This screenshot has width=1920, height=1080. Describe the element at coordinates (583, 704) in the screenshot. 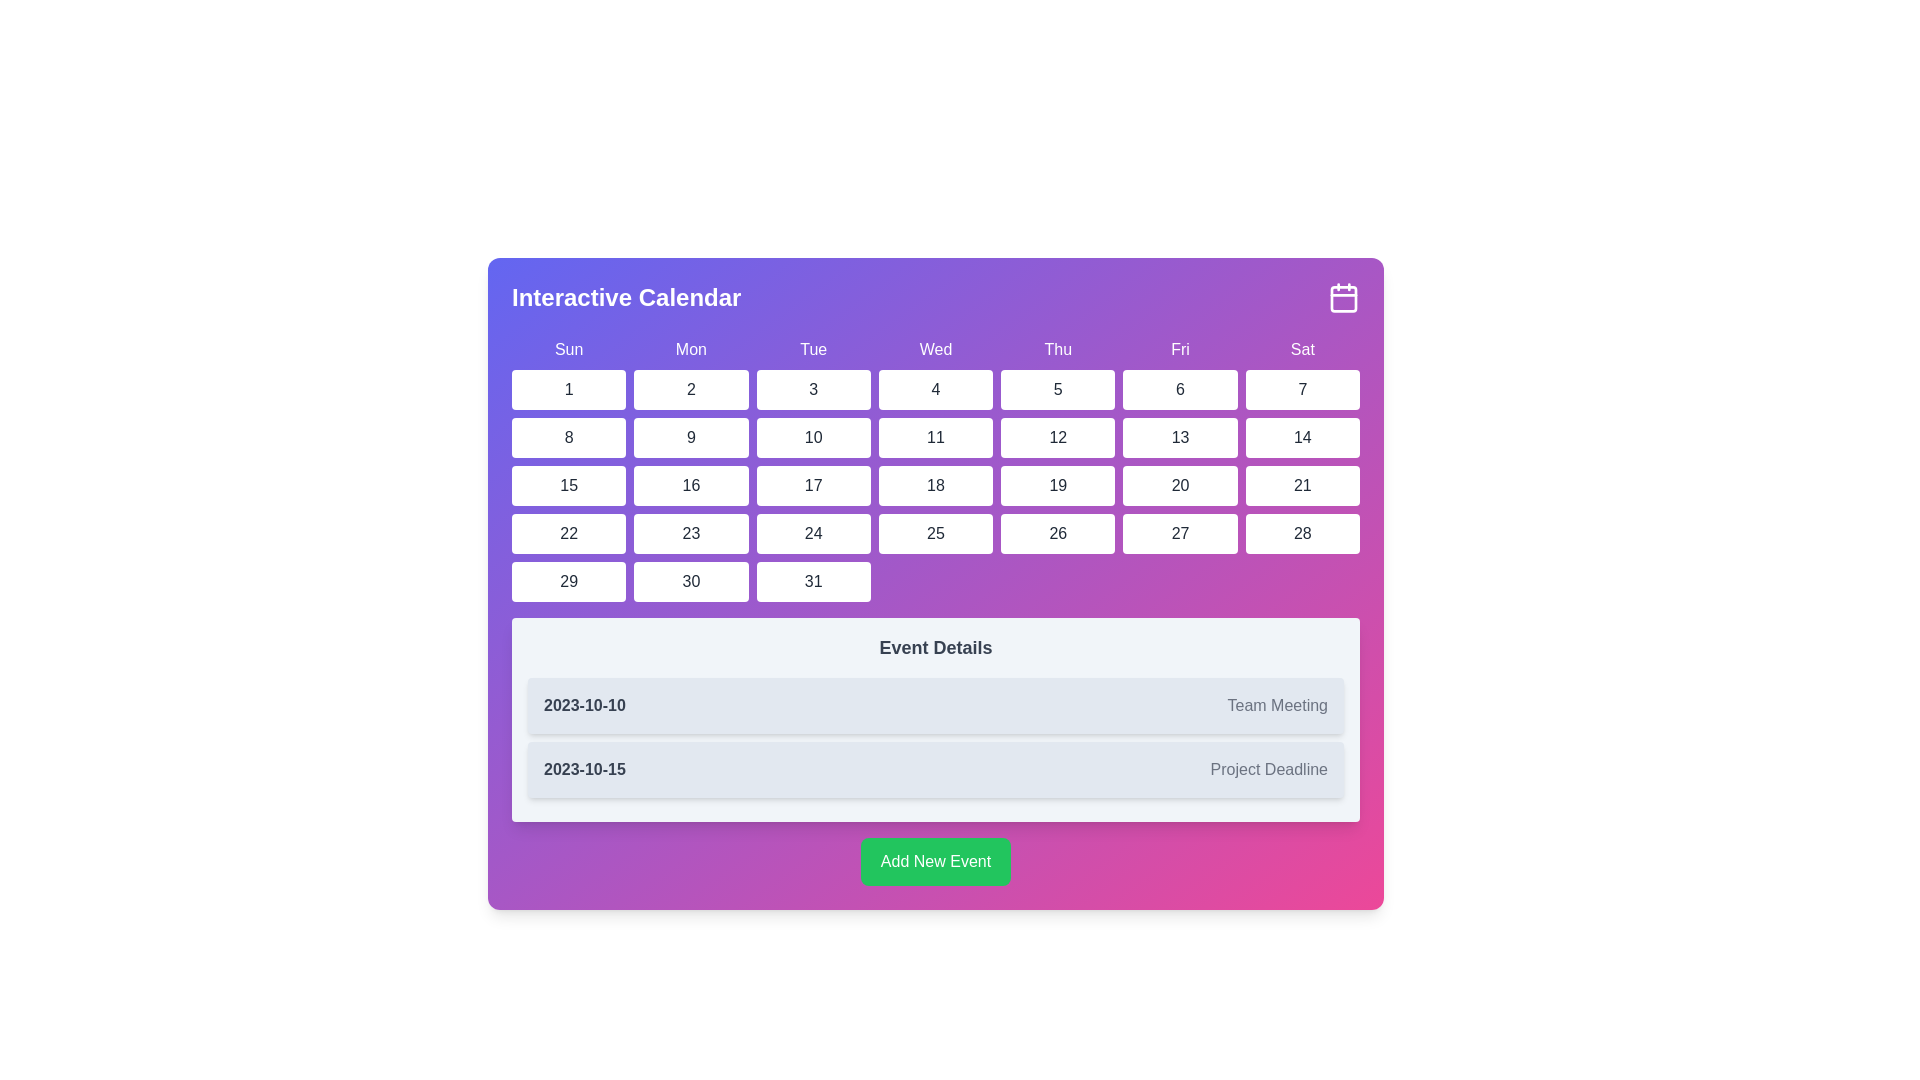

I see `the text label displaying the date '2023-10-10' styled with a gray font and slightly bold text, located in the 'Event Details' section` at that location.